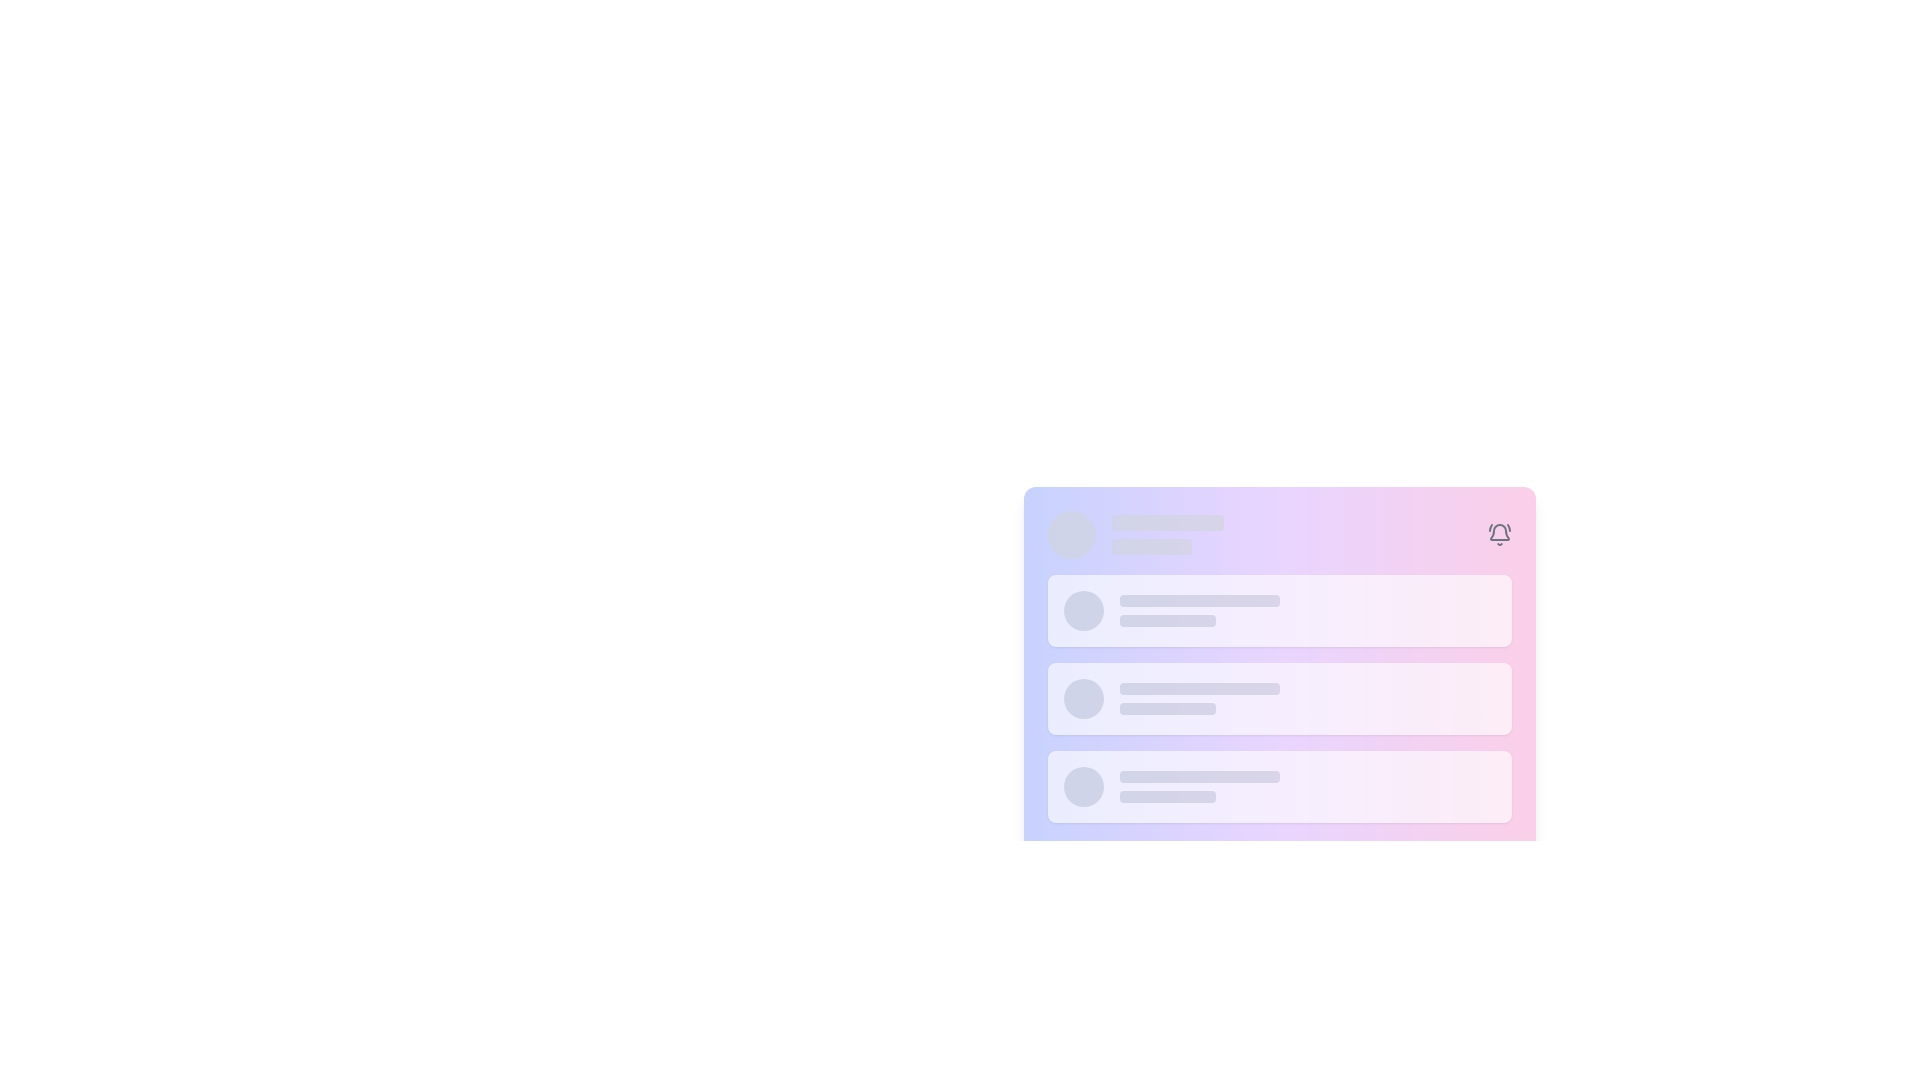 The image size is (1920, 1080). What do you see at coordinates (1151, 547) in the screenshot?
I see `the loading skeleton placeholder, which is a horizontally elongated rectangular bar with rounded corners and a gray color, positioned below a similar placeholder element` at bounding box center [1151, 547].